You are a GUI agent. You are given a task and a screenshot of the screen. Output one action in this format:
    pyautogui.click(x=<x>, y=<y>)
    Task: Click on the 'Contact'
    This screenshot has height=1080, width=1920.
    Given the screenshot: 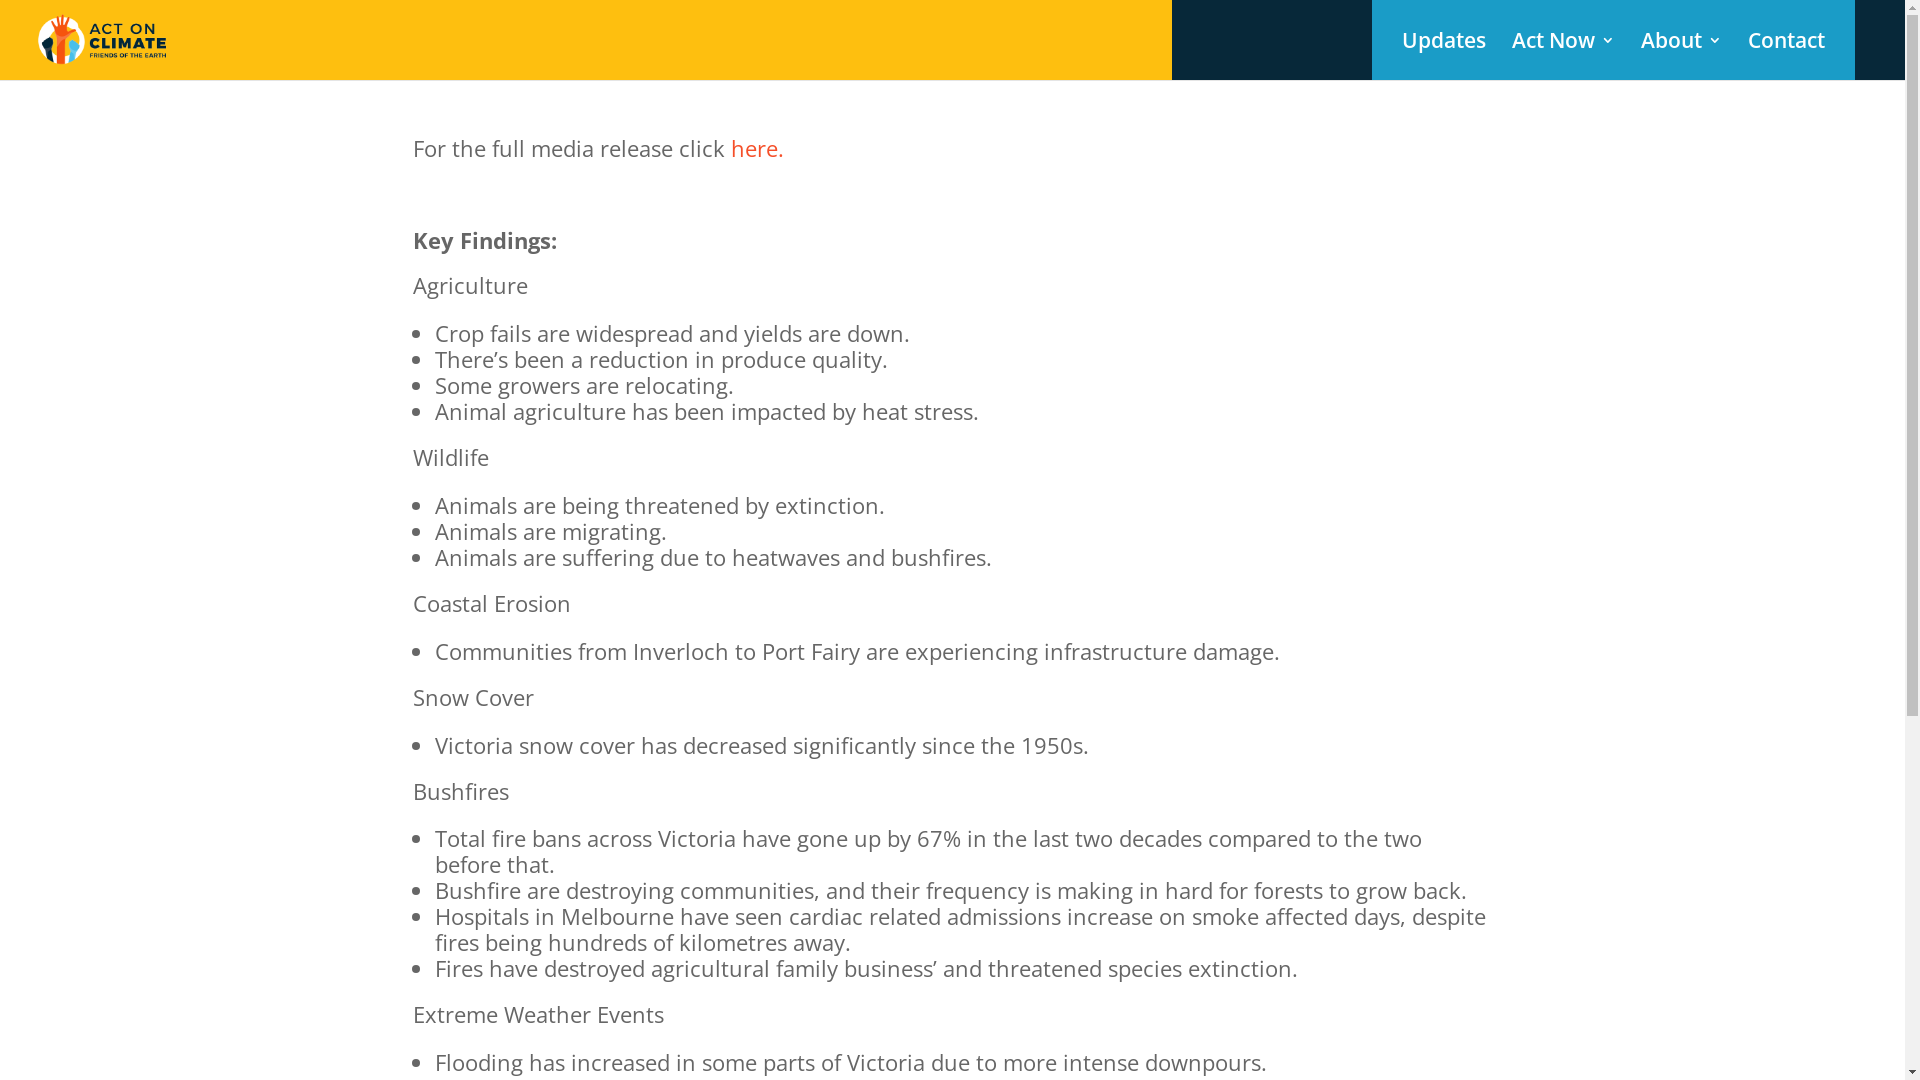 What is the action you would take?
    pyautogui.click(x=1786, y=55)
    